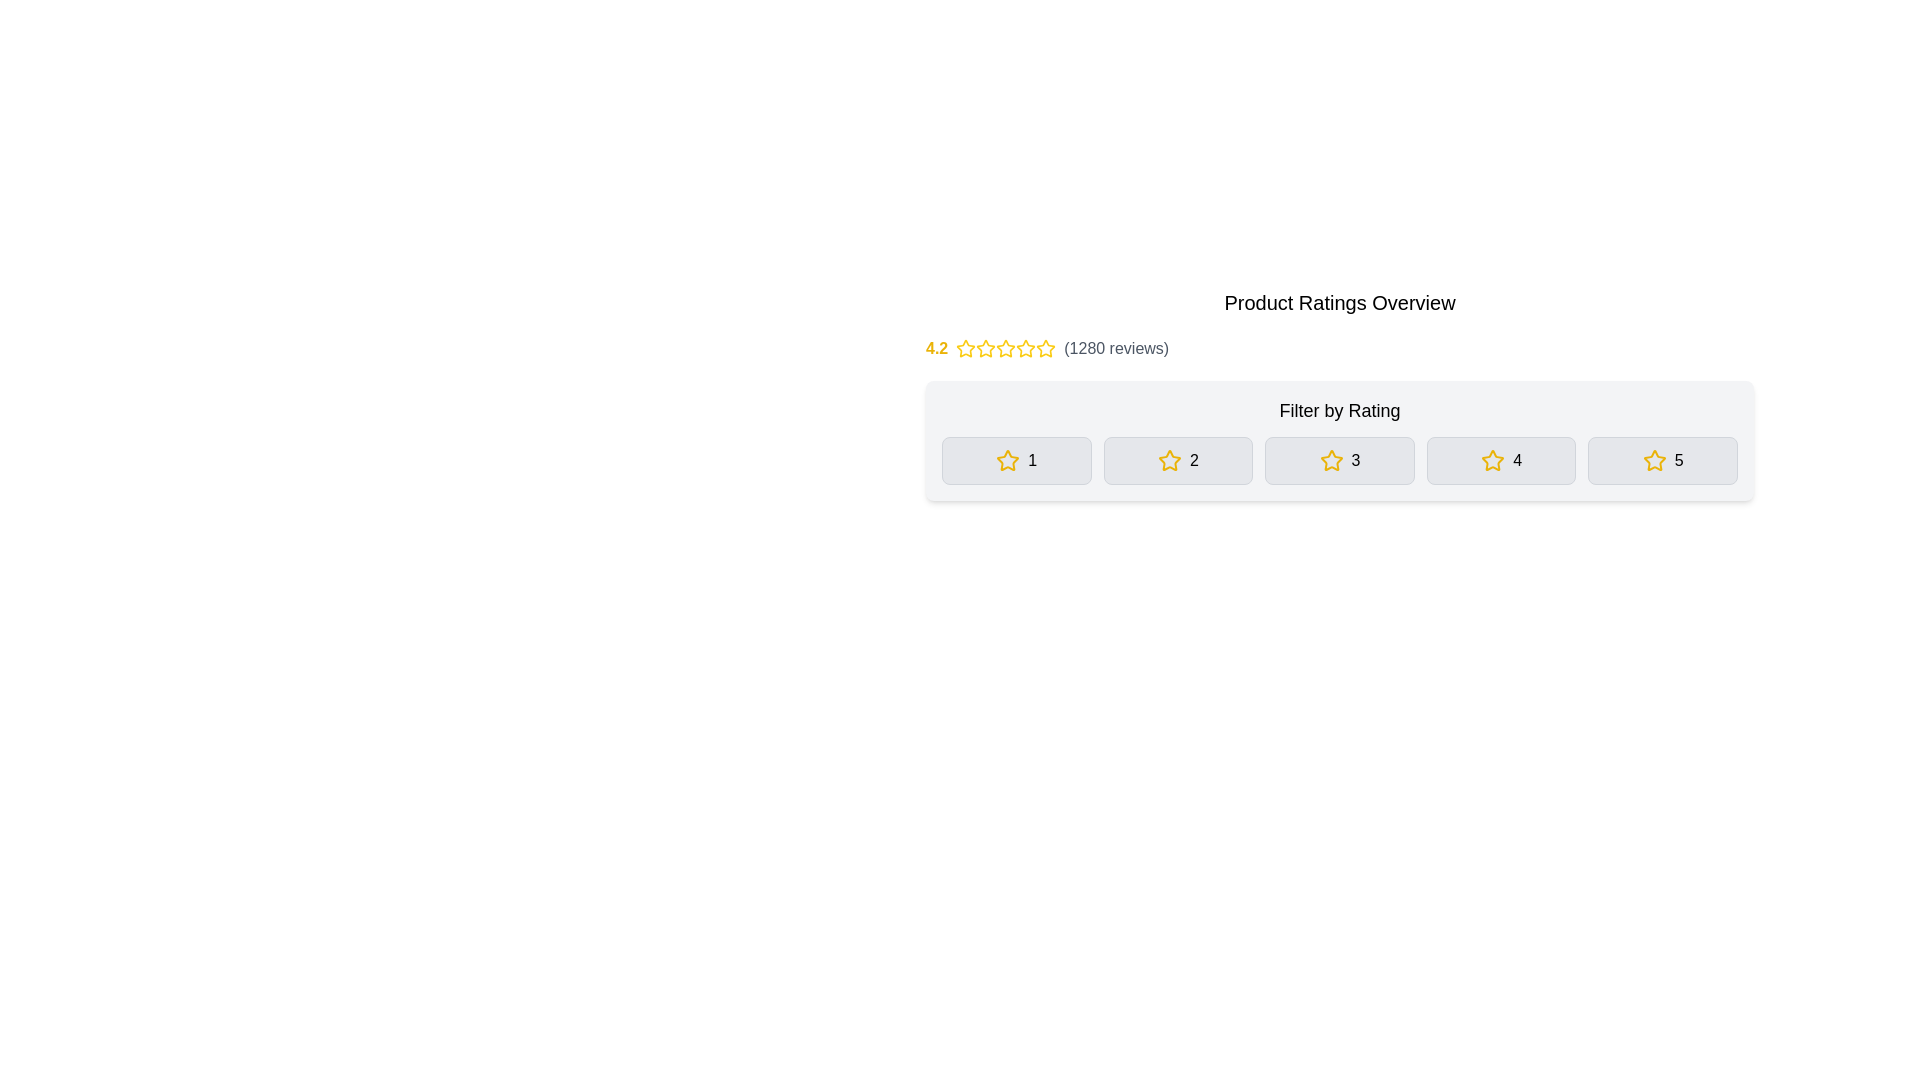 The image size is (1920, 1080). Describe the element at coordinates (1016, 461) in the screenshot. I see `the '1 star' filter button, which is the leftmost button in a row of five similar buttons` at that location.